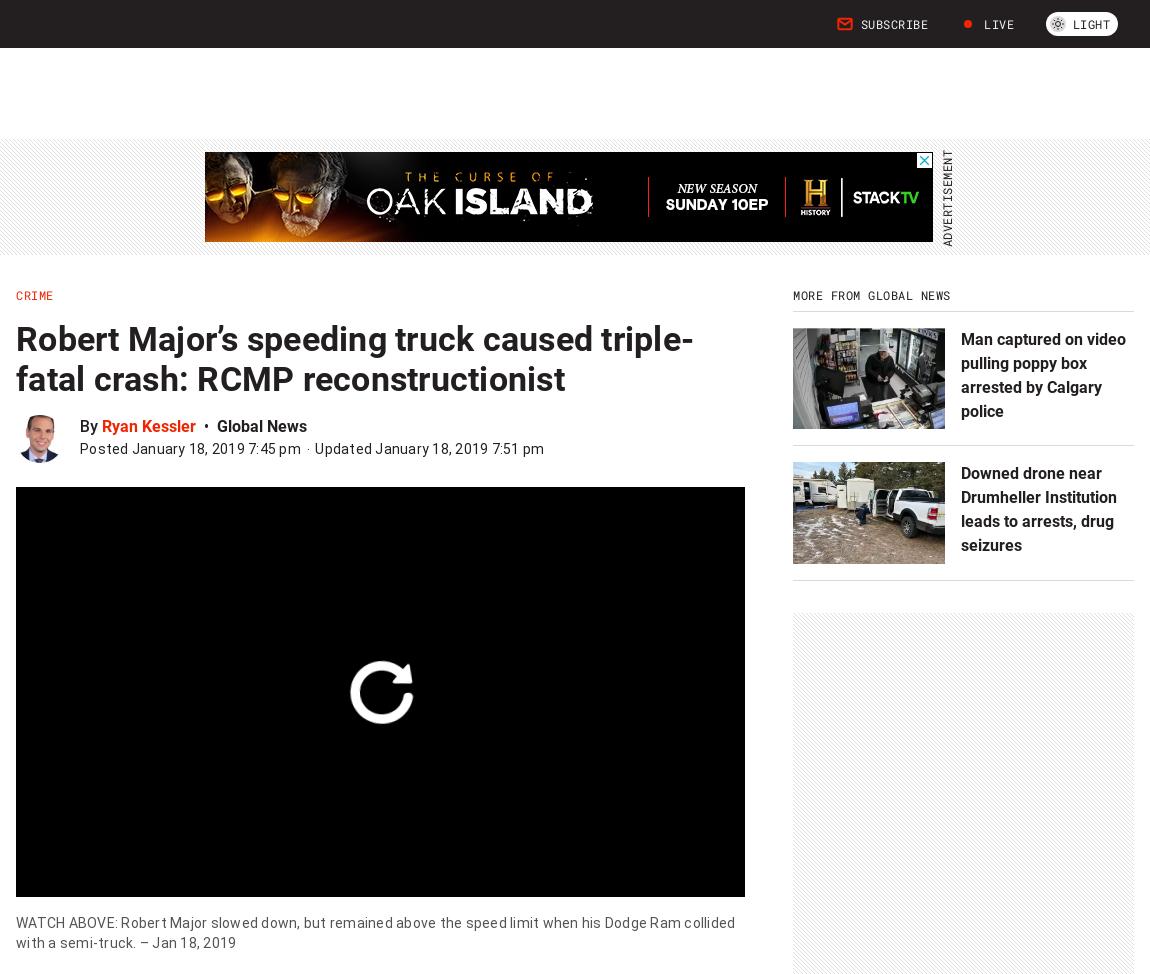  What do you see at coordinates (510, 34) in the screenshot?
I see `'U.S. News'` at bounding box center [510, 34].